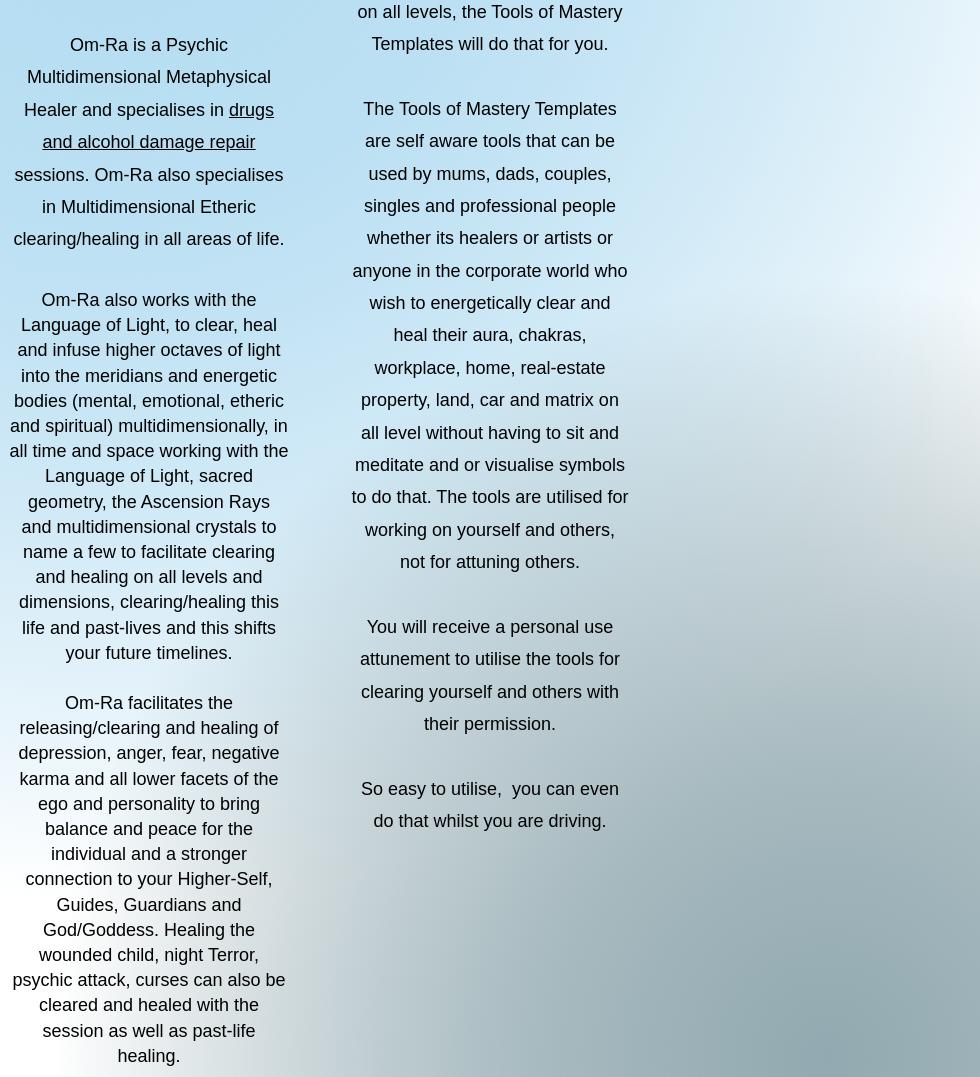 This screenshot has width=980, height=1077. What do you see at coordinates (148, 400) in the screenshot?
I see `'Ra also works with the Language of Light, to clear, heal and infuse higher octaves of light into the meridians and energetic bodies (mental, emotional, etheric and spiritual) multidimensionally, in all time and space working with the Language of Light, sacred geometry, the Ascension Rays'` at bounding box center [148, 400].